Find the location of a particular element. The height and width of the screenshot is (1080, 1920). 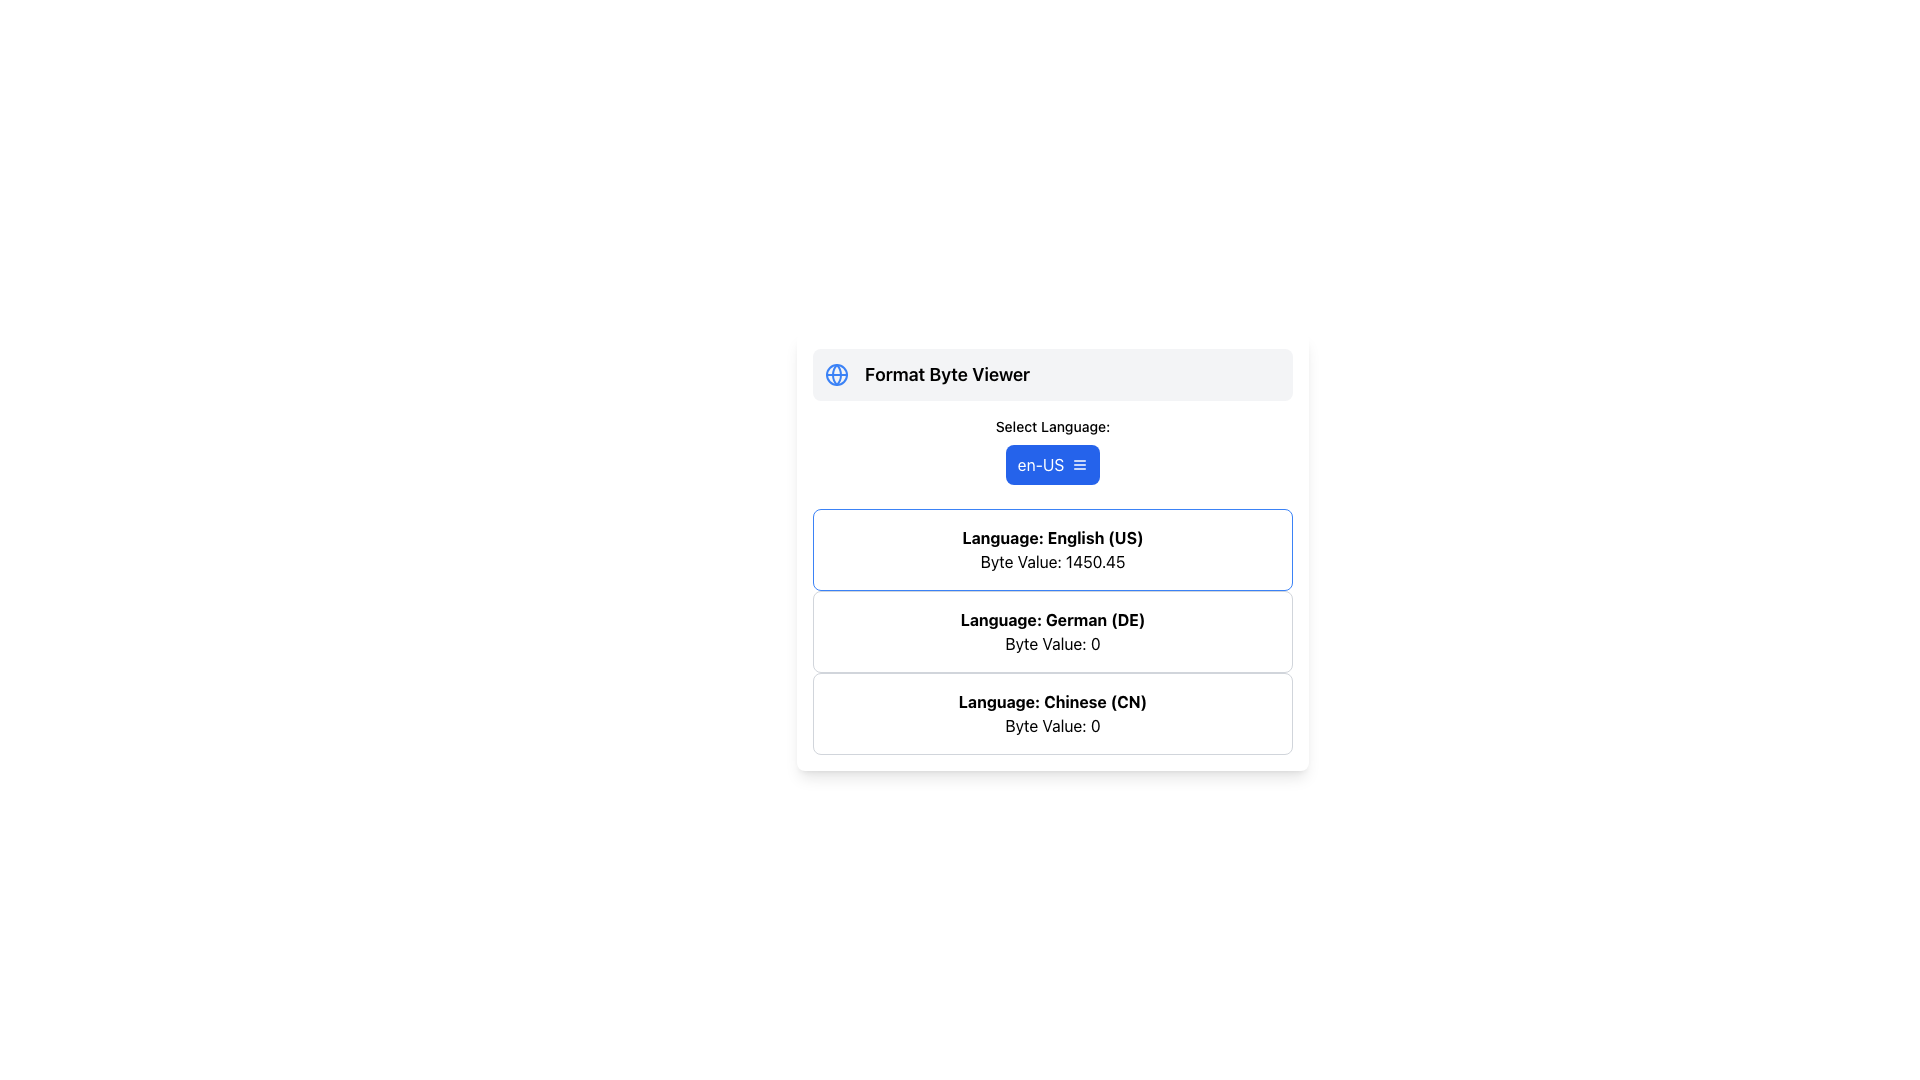

the textual display box styled as a card that shows 'Language: Chinese (CN)' and 'Byte Value: 0', which is the third option in the list is located at coordinates (1051, 712).